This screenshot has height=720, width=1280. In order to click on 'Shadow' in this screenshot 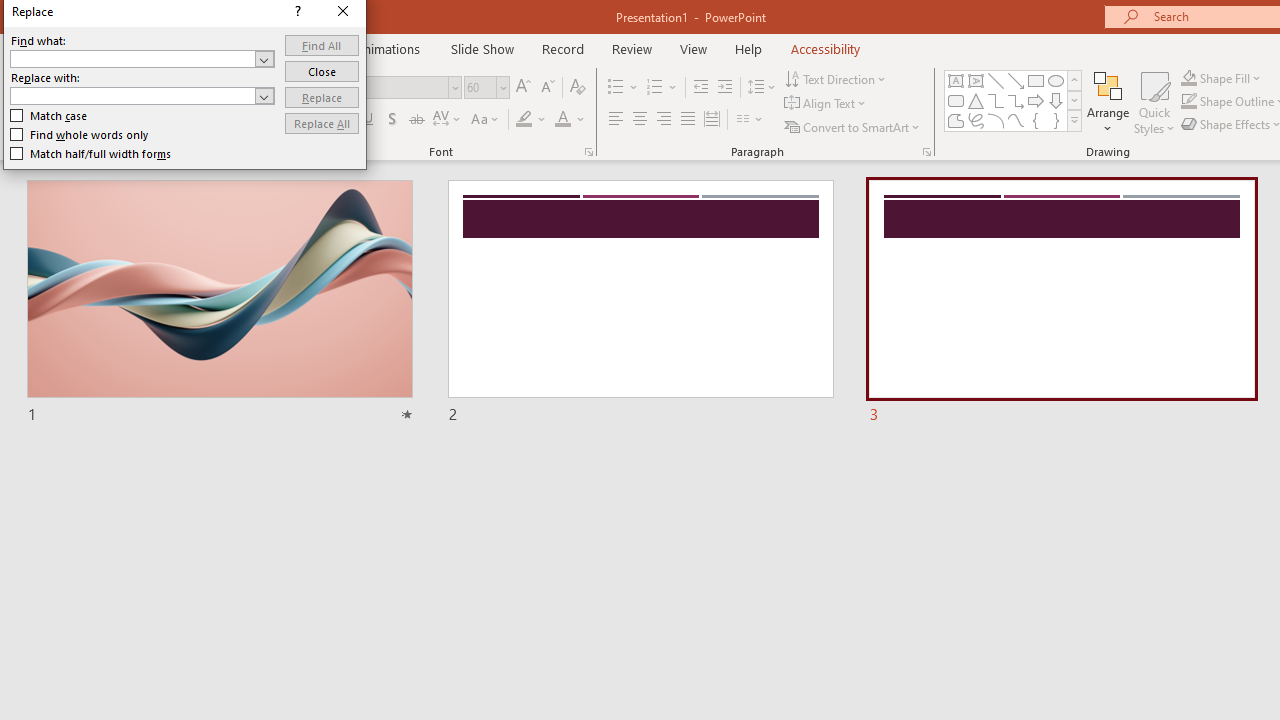, I will do `click(392, 119)`.